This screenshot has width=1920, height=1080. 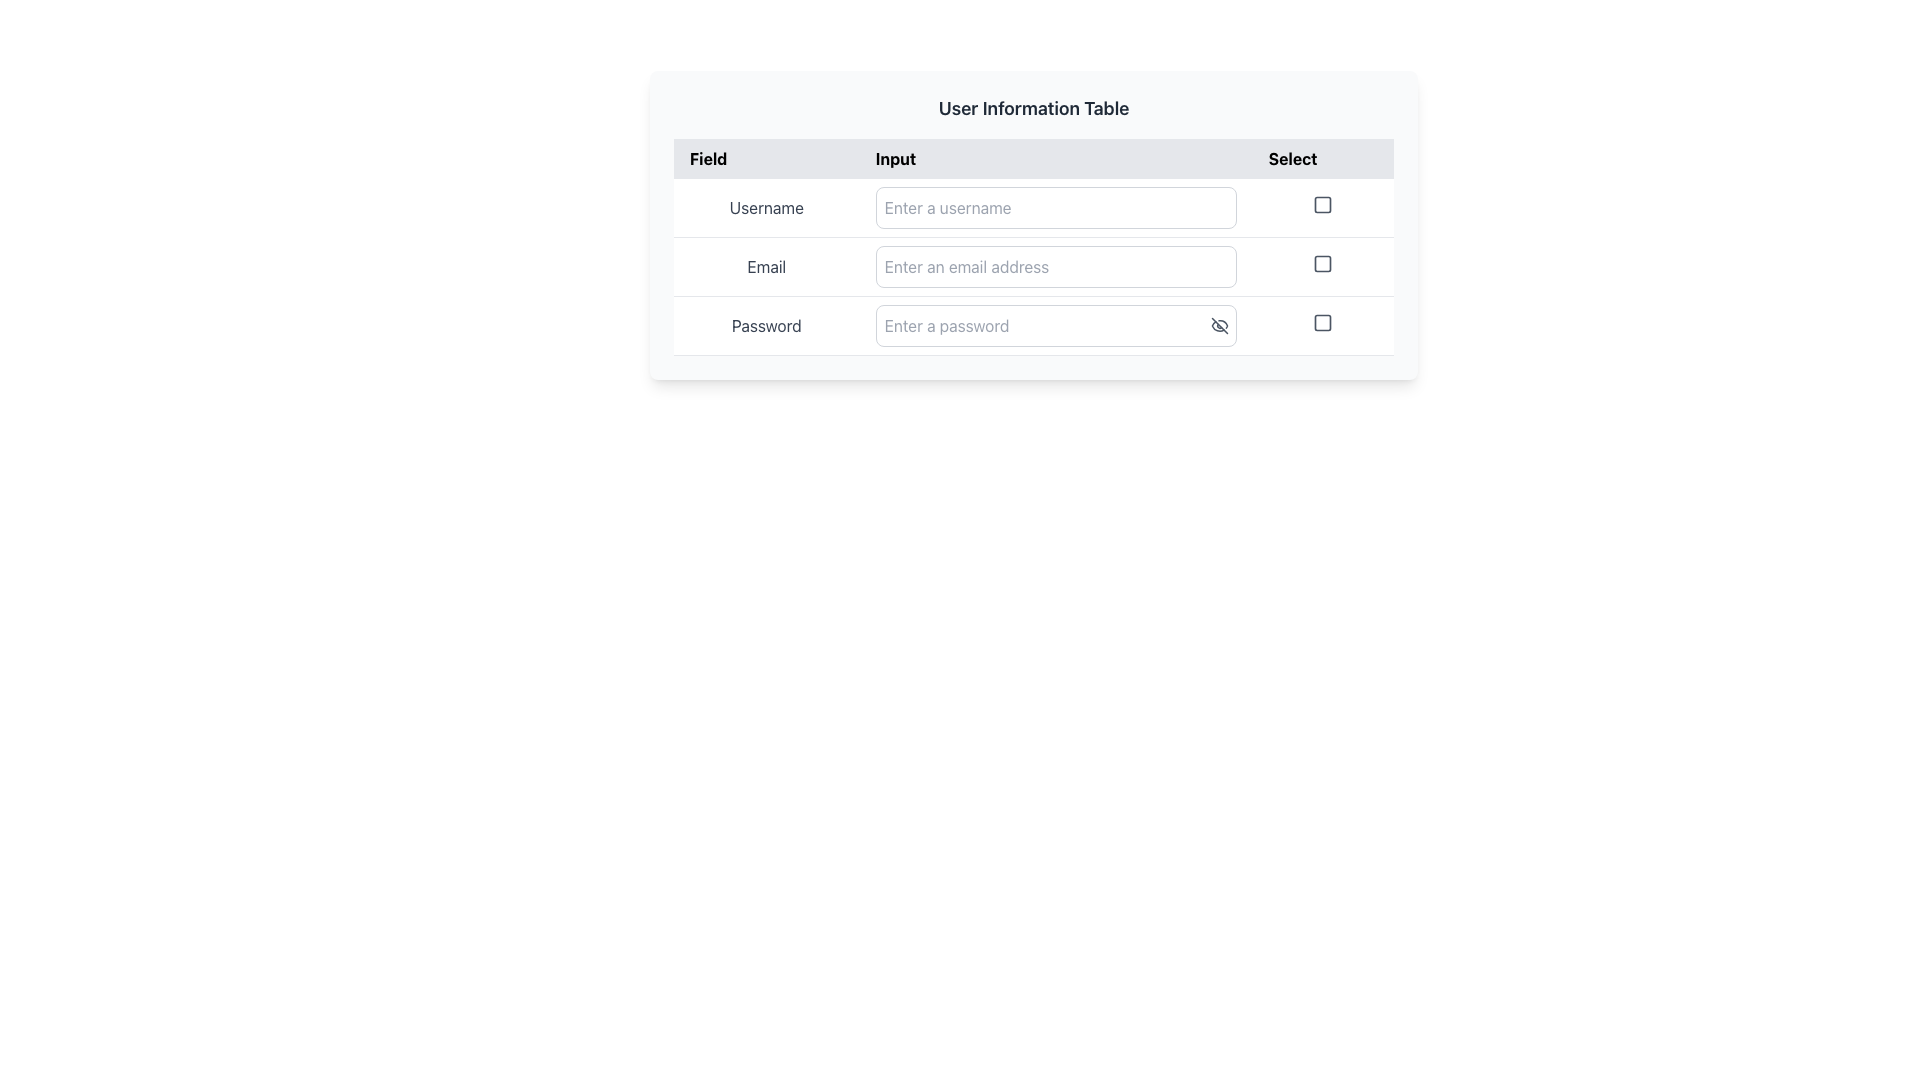 I want to click on the 'Email' label in the Input Group, so click(x=1033, y=265).